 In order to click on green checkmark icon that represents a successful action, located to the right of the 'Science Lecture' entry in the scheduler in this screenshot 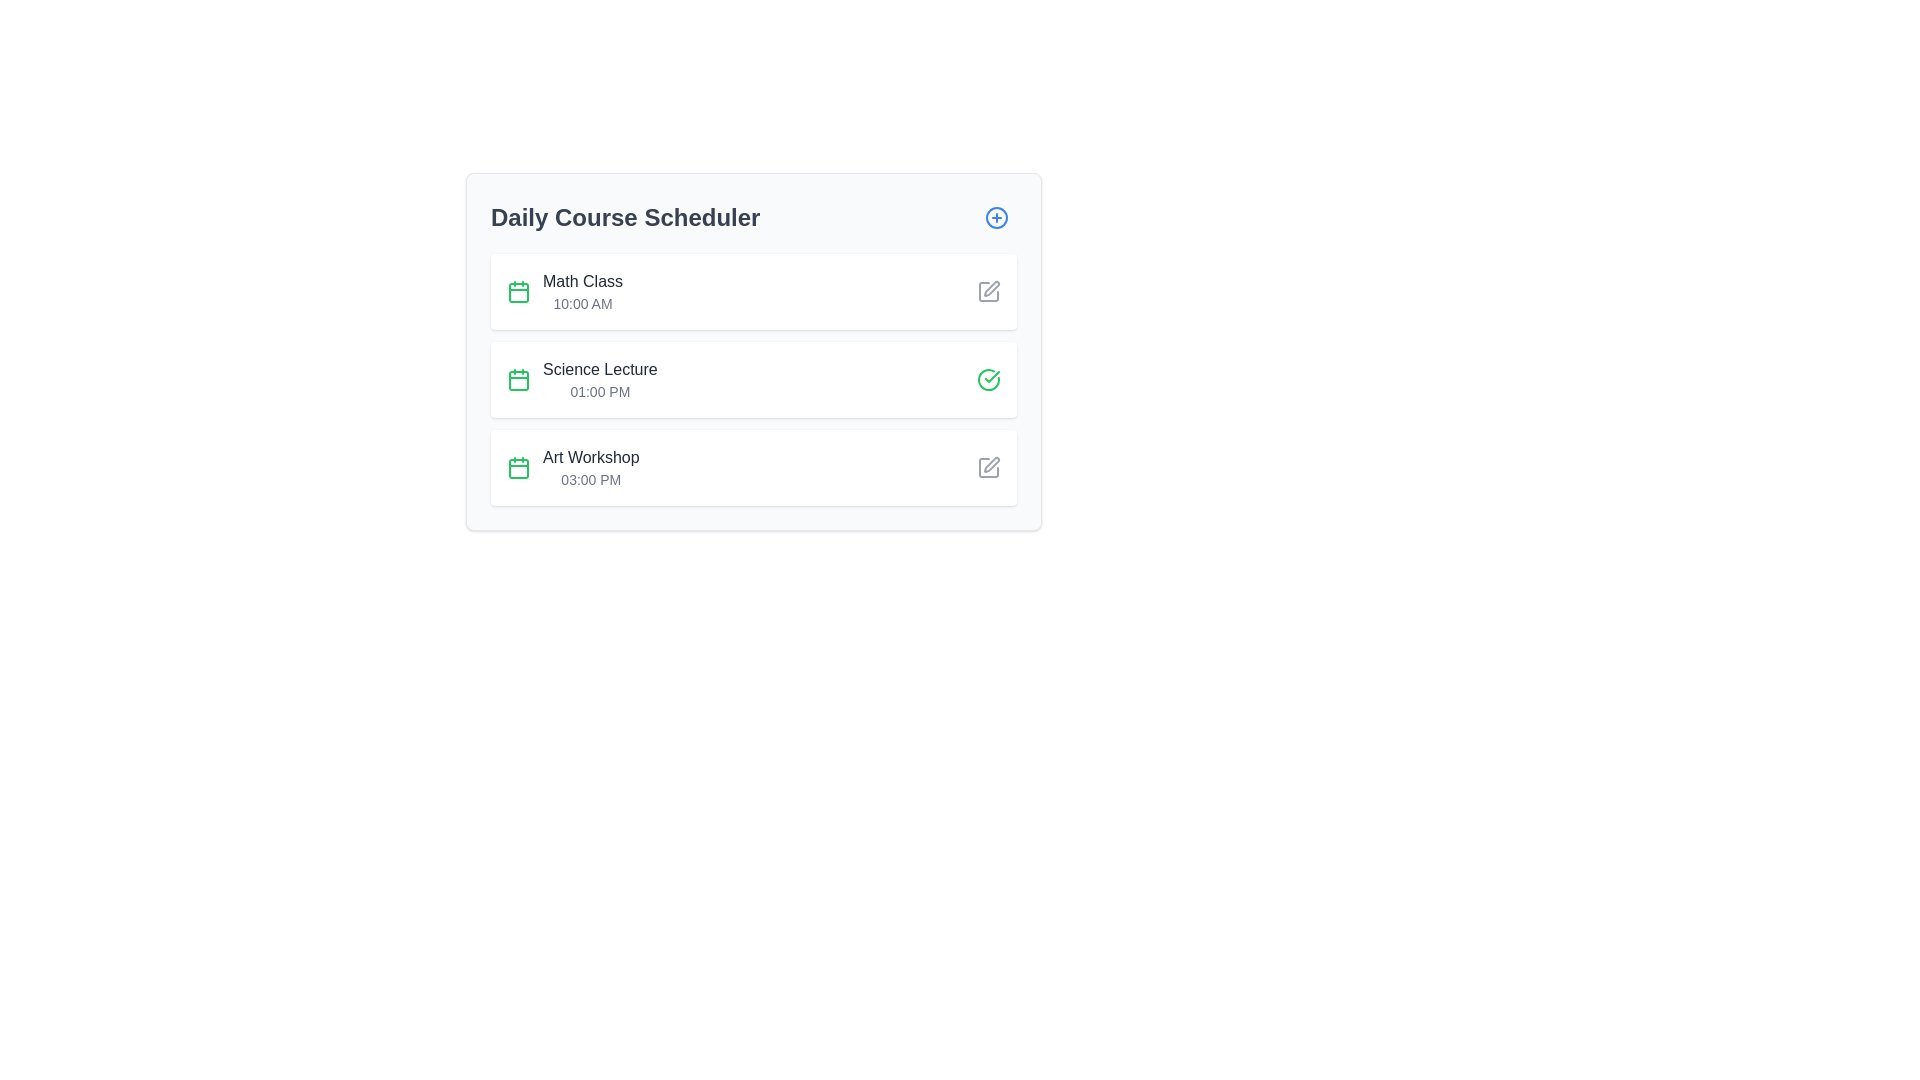, I will do `click(992, 377)`.